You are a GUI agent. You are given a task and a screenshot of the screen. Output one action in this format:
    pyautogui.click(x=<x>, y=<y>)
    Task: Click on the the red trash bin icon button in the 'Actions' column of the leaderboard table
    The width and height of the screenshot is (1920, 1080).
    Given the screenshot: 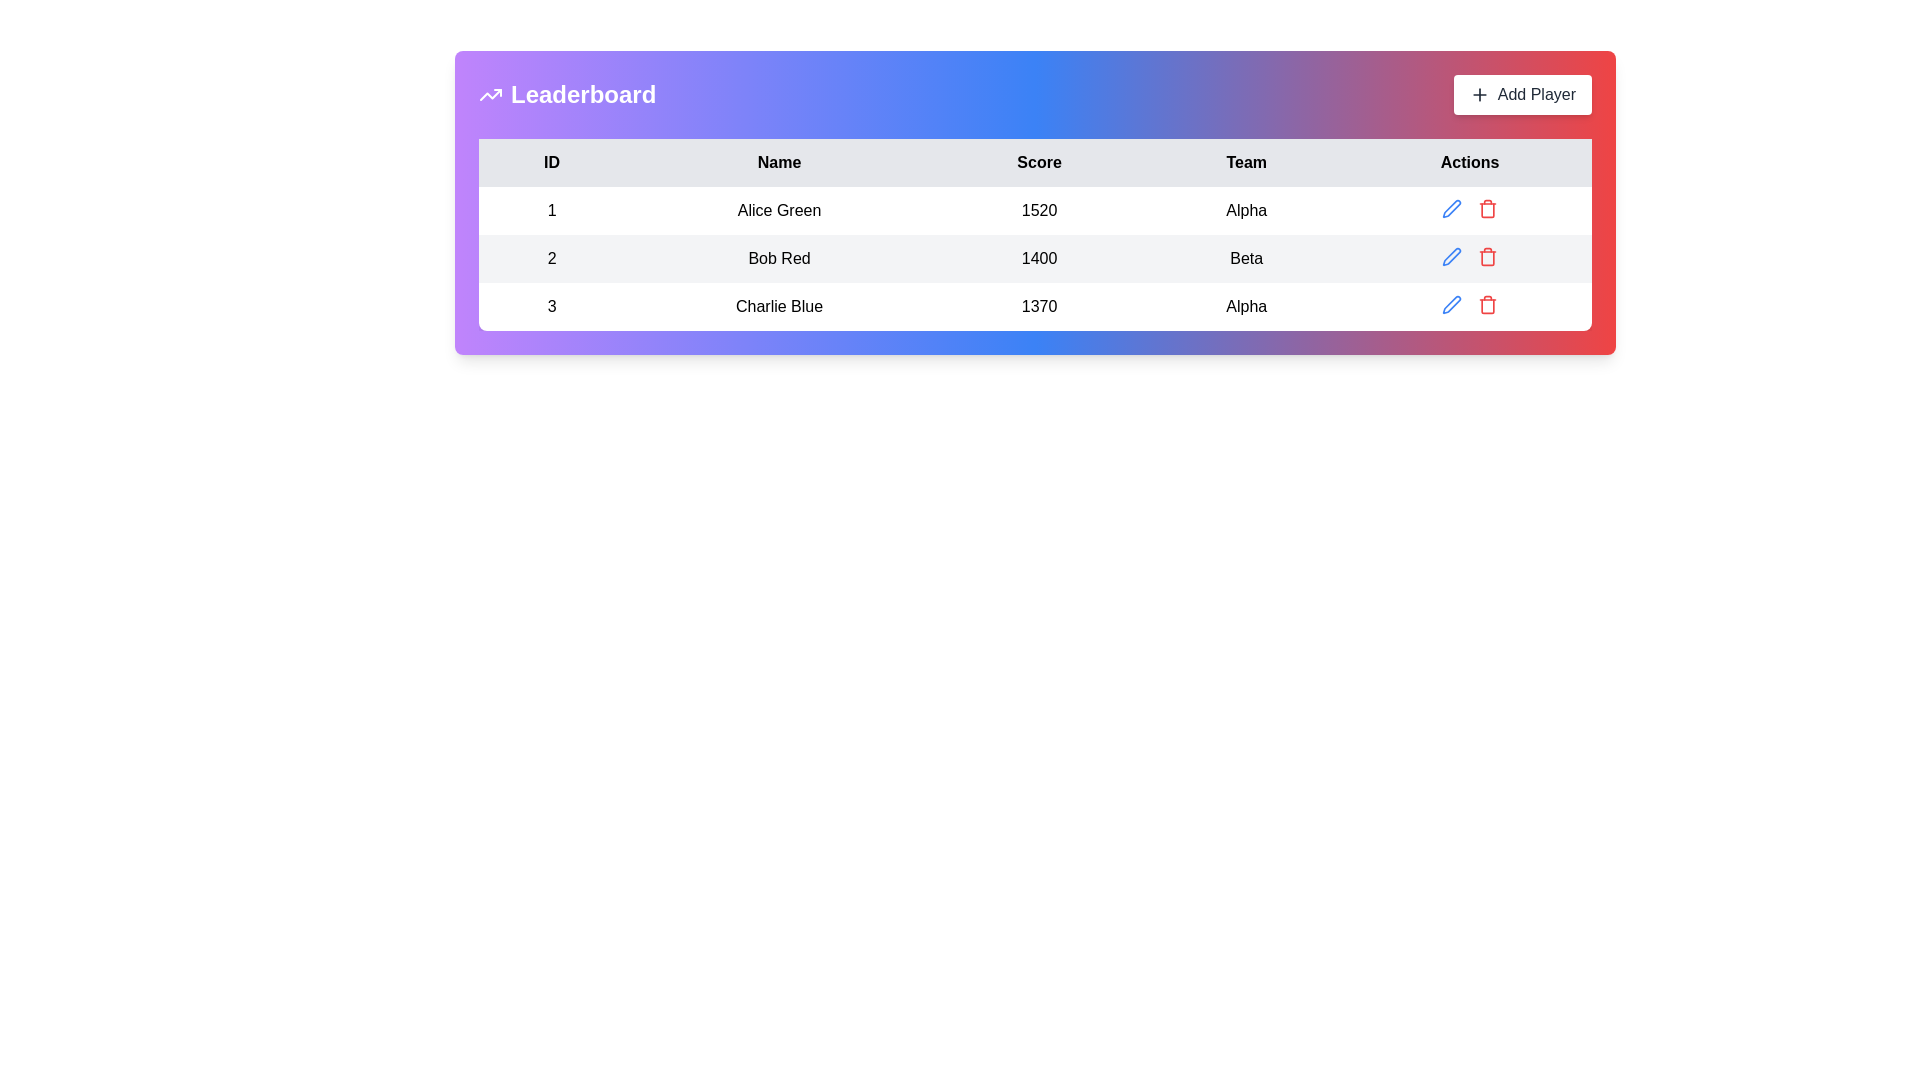 What is the action you would take?
    pyautogui.click(x=1488, y=304)
    